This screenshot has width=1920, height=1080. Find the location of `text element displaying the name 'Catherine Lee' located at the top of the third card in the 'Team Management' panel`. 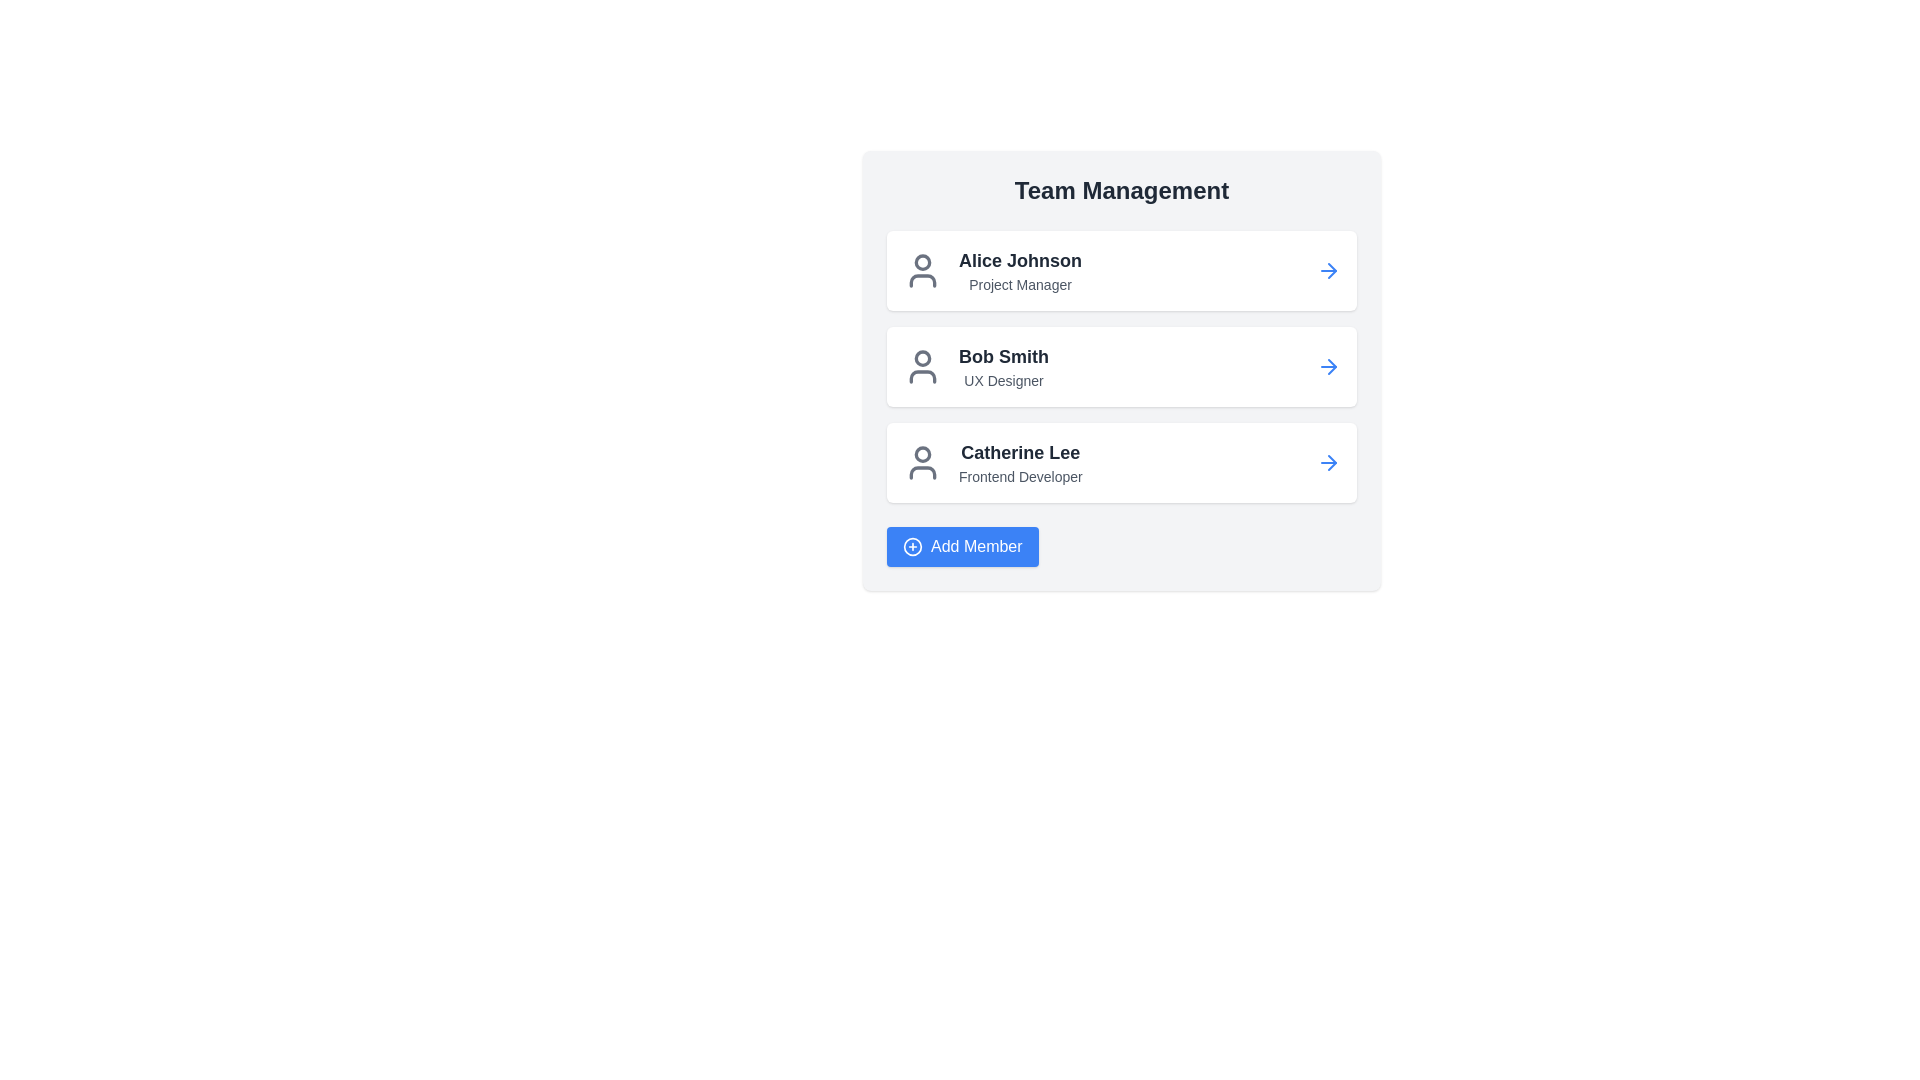

text element displaying the name 'Catherine Lee' located at the top of the third card in the 'Team Management' panel is located at coordinates (1020, 452).